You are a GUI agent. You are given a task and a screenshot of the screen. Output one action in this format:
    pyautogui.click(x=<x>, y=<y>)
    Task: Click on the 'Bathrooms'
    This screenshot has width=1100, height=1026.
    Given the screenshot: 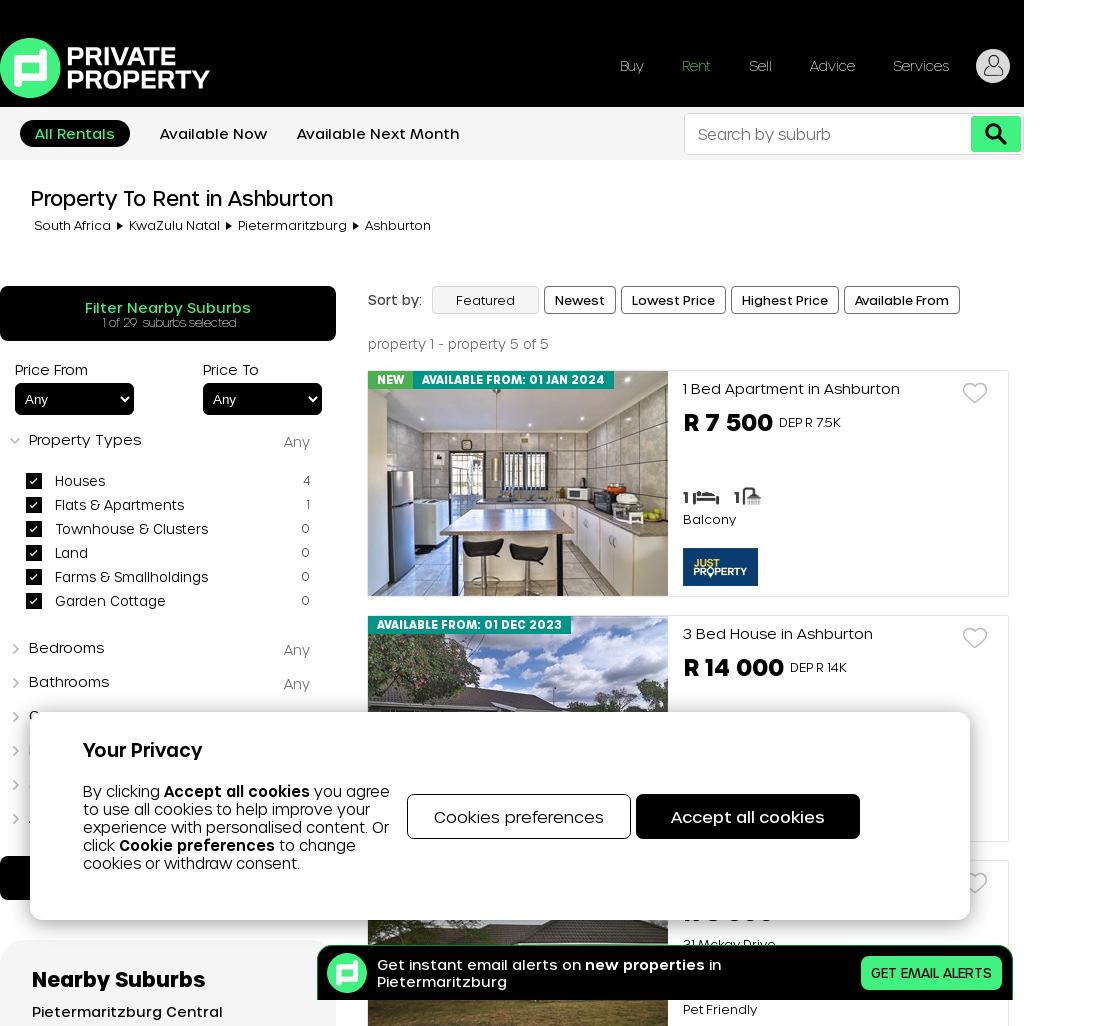 What is the action you would take?
    pyautogui.click(x=67, y=680)
    